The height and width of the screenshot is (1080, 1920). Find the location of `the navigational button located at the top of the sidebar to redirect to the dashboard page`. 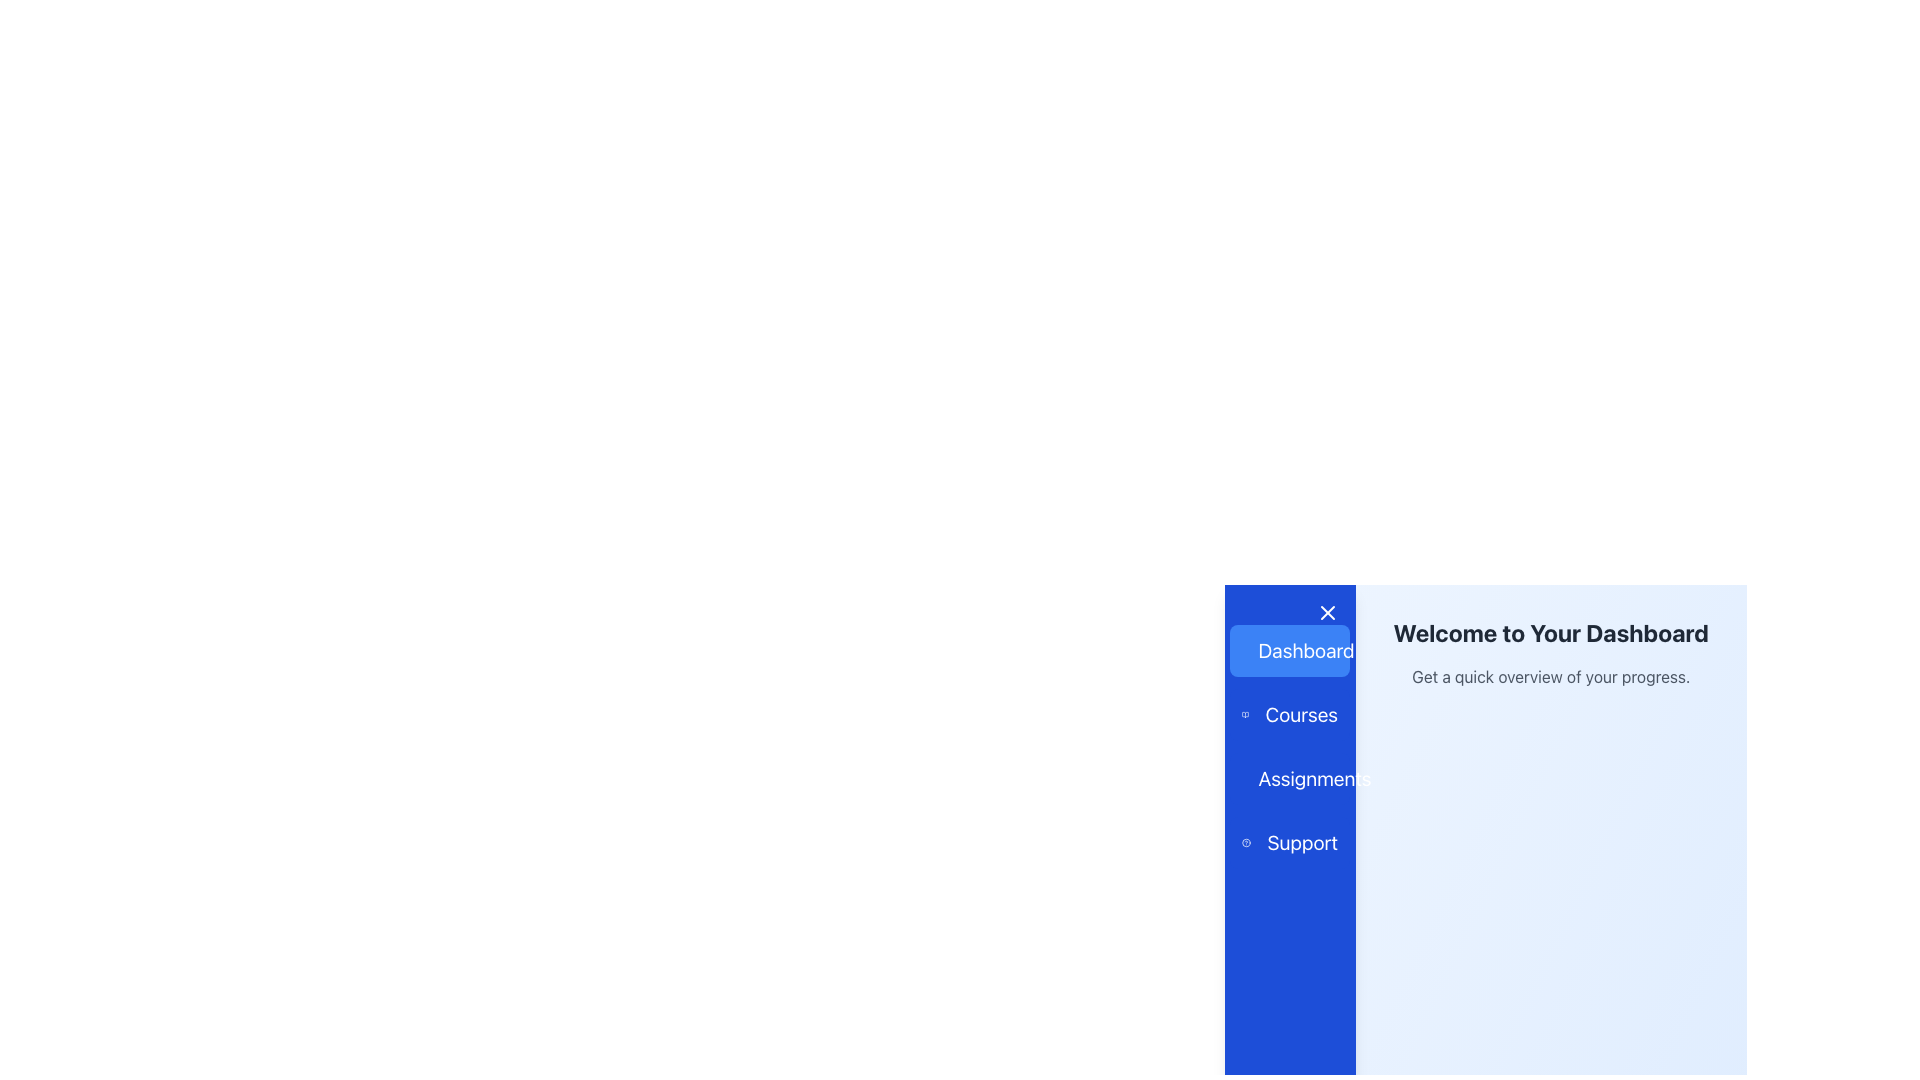

the navigational button located at the top of the sidebar to redirect to the dashboard page is located at coordinates (1290, 651).